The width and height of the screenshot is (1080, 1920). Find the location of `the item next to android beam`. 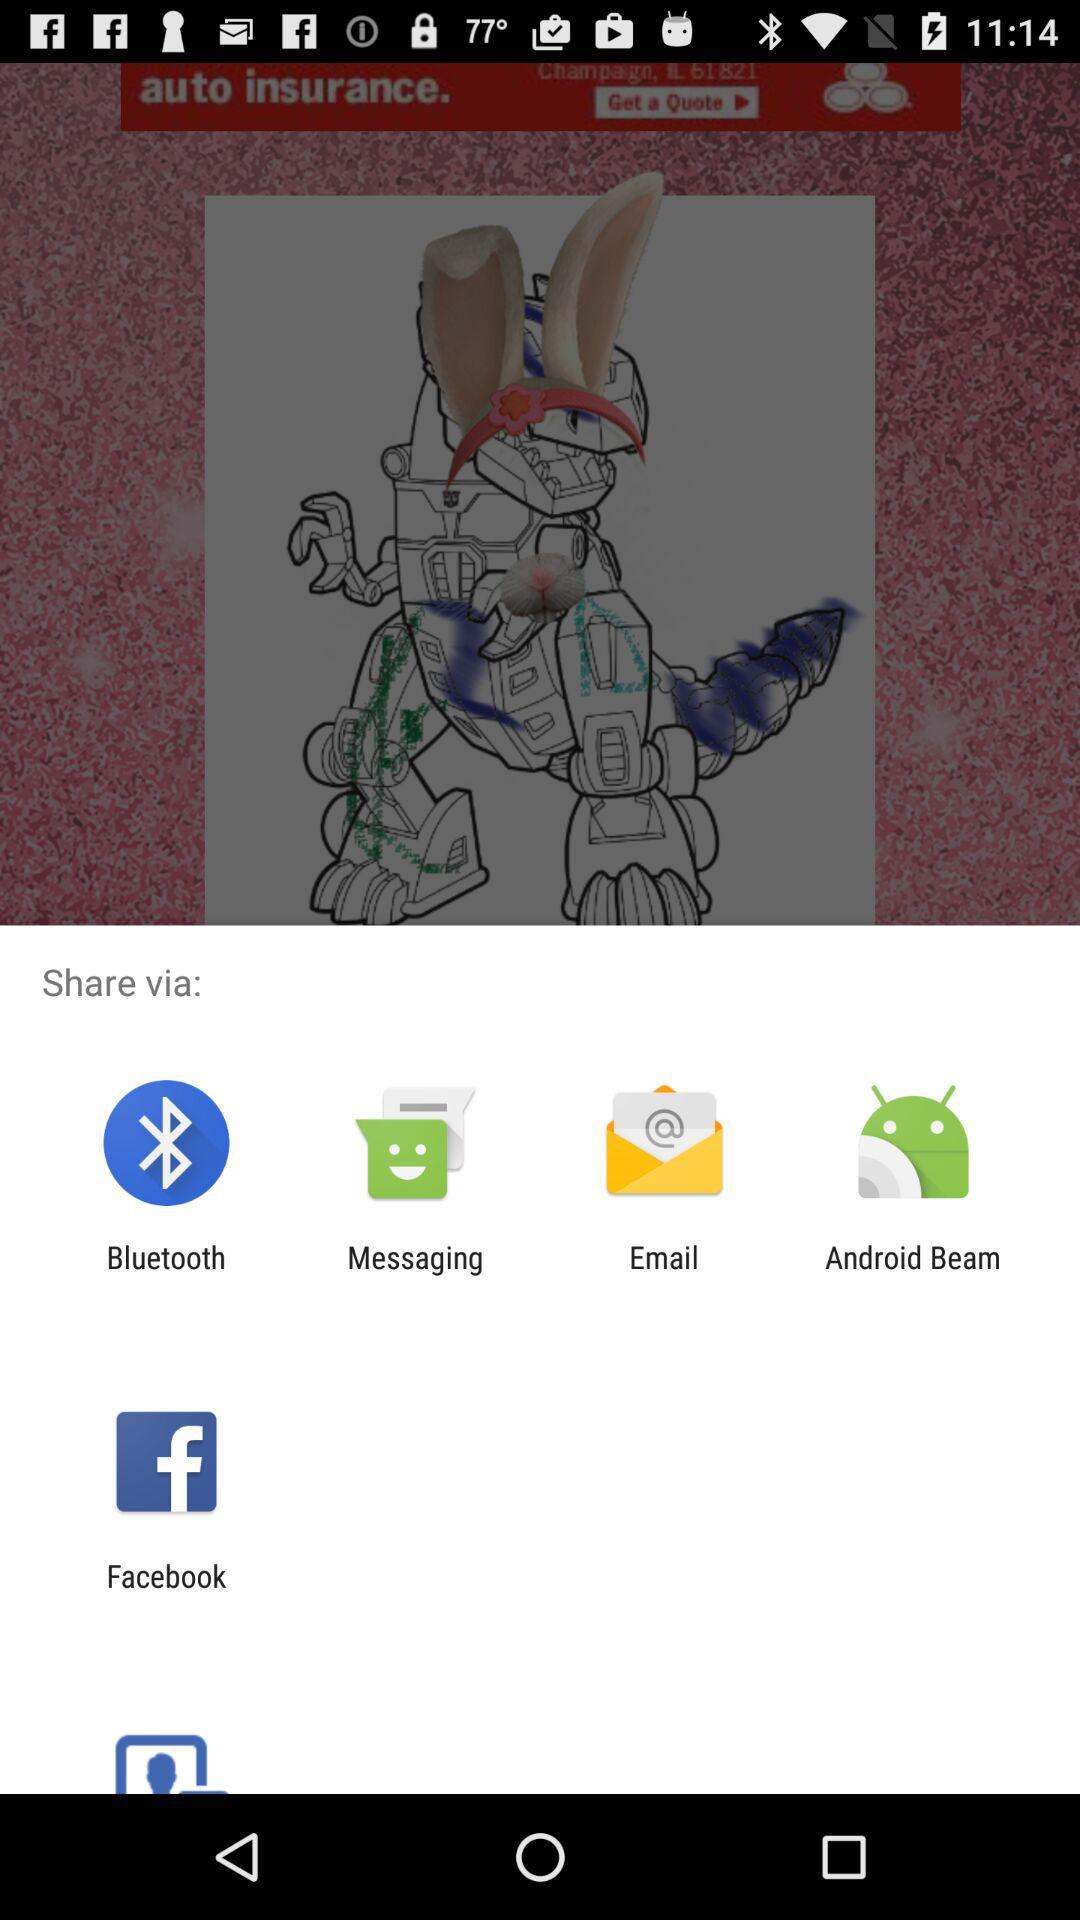

the item next to android beam is located at coordinates (664, 1274).